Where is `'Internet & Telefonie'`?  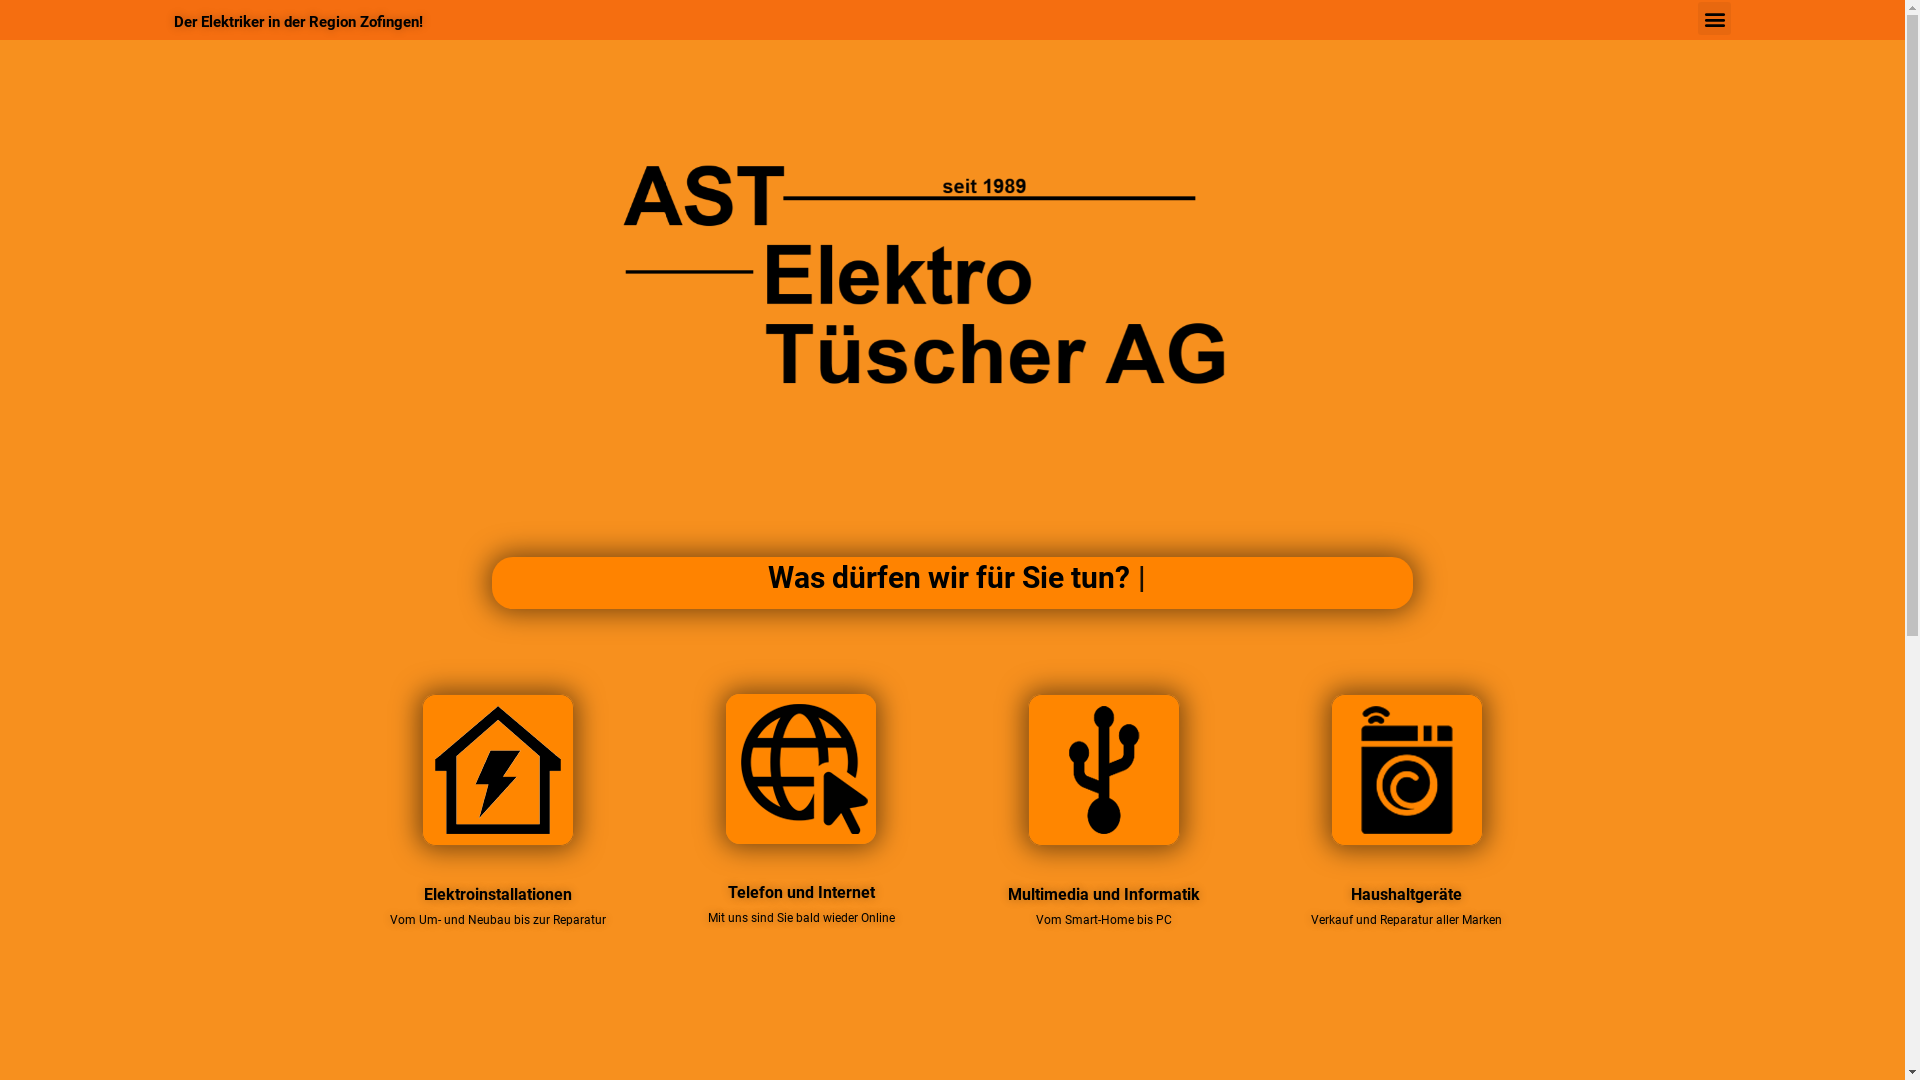 'Internet & Telefonie' is located at coordinates (801, 767).